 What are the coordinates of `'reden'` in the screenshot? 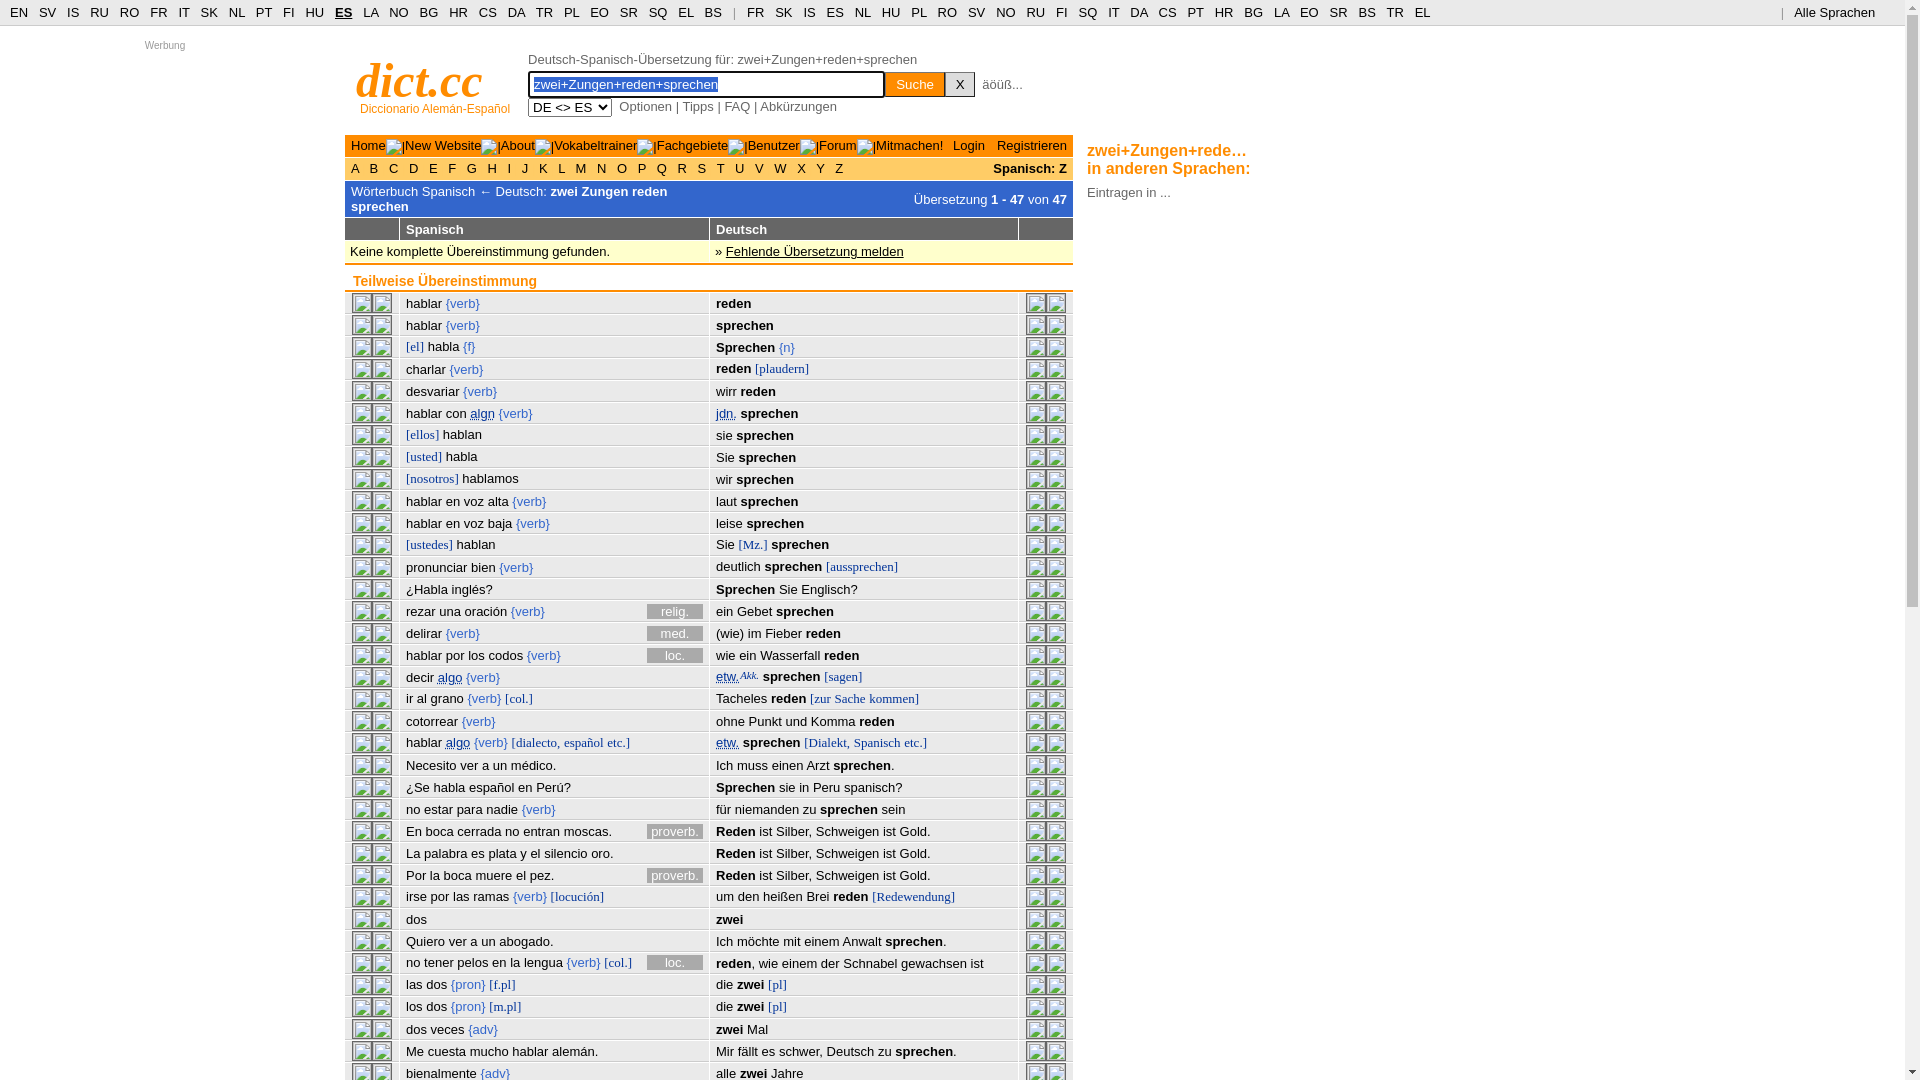 It's located at (787, 697).